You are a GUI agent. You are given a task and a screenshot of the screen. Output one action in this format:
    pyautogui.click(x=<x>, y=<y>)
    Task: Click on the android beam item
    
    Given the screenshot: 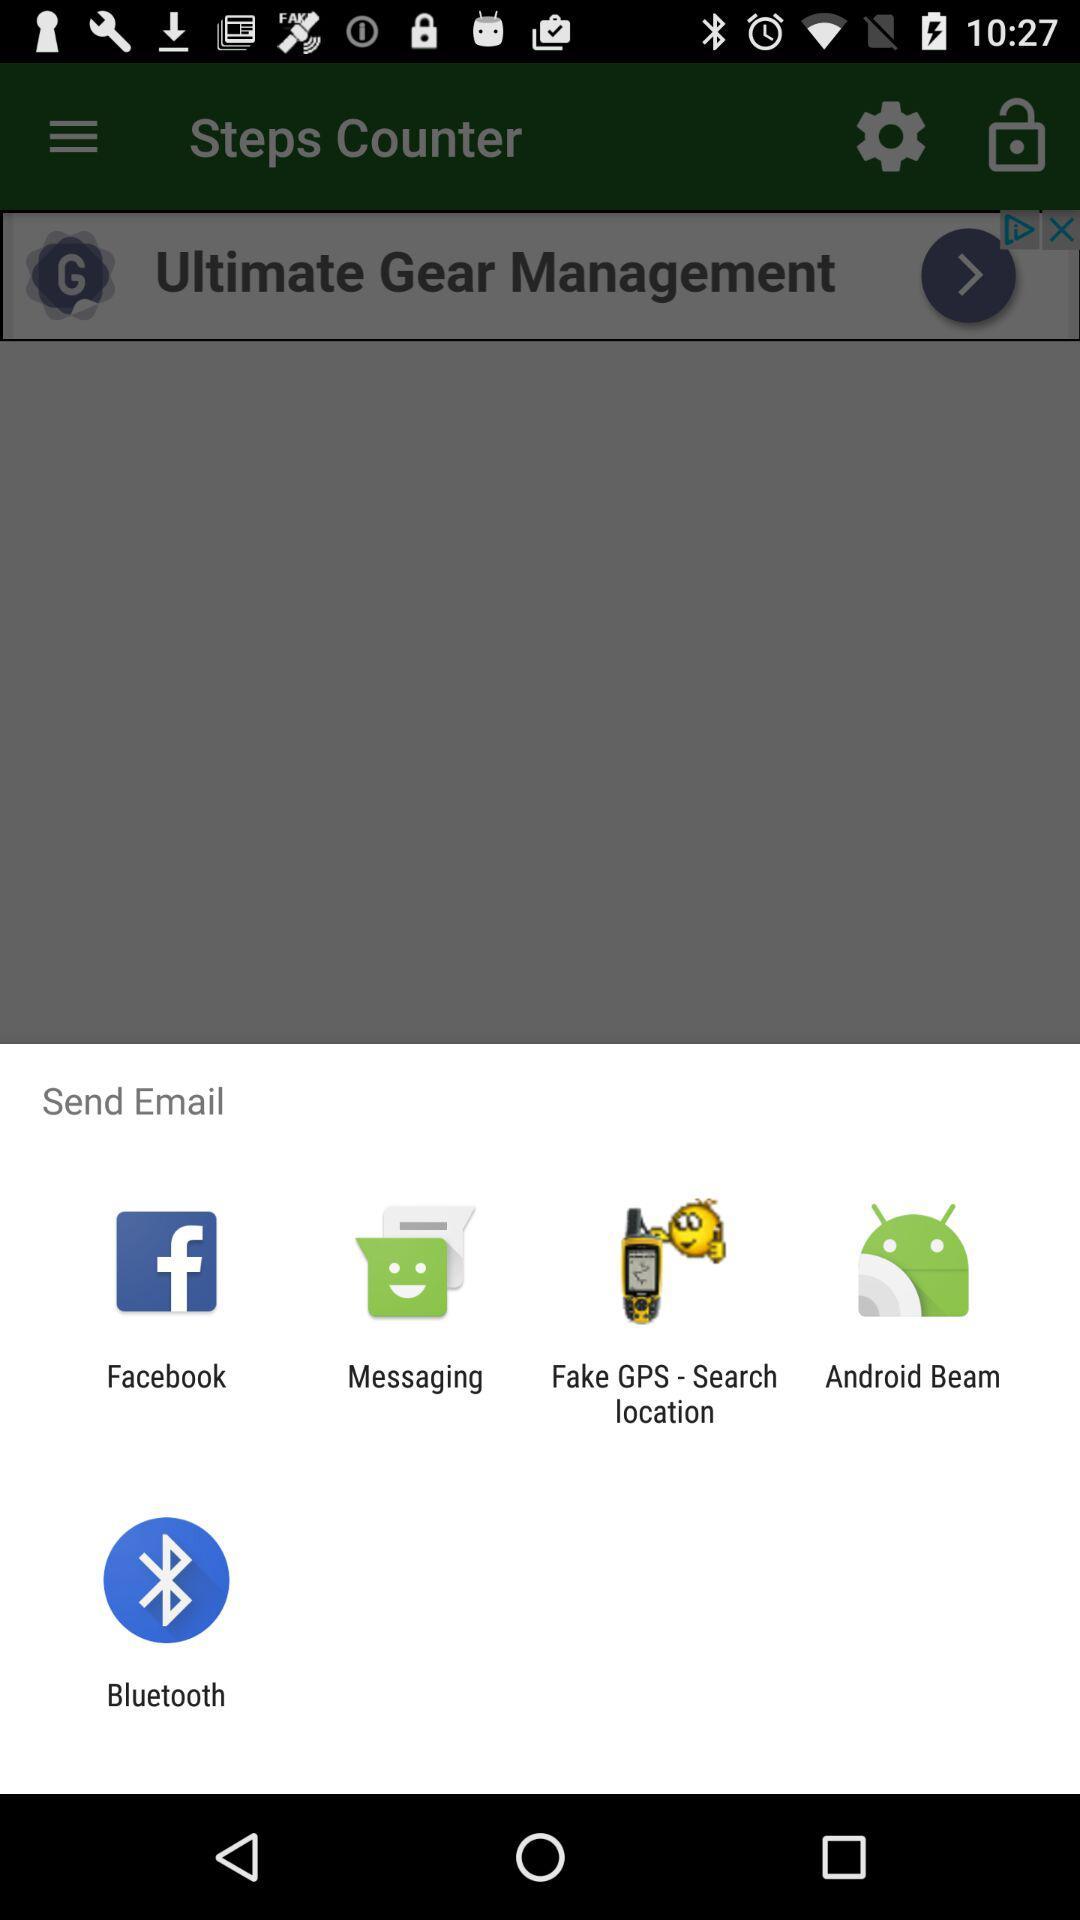 What is the action you would take?
    pyautogui.click(x=913, y=1392)
    